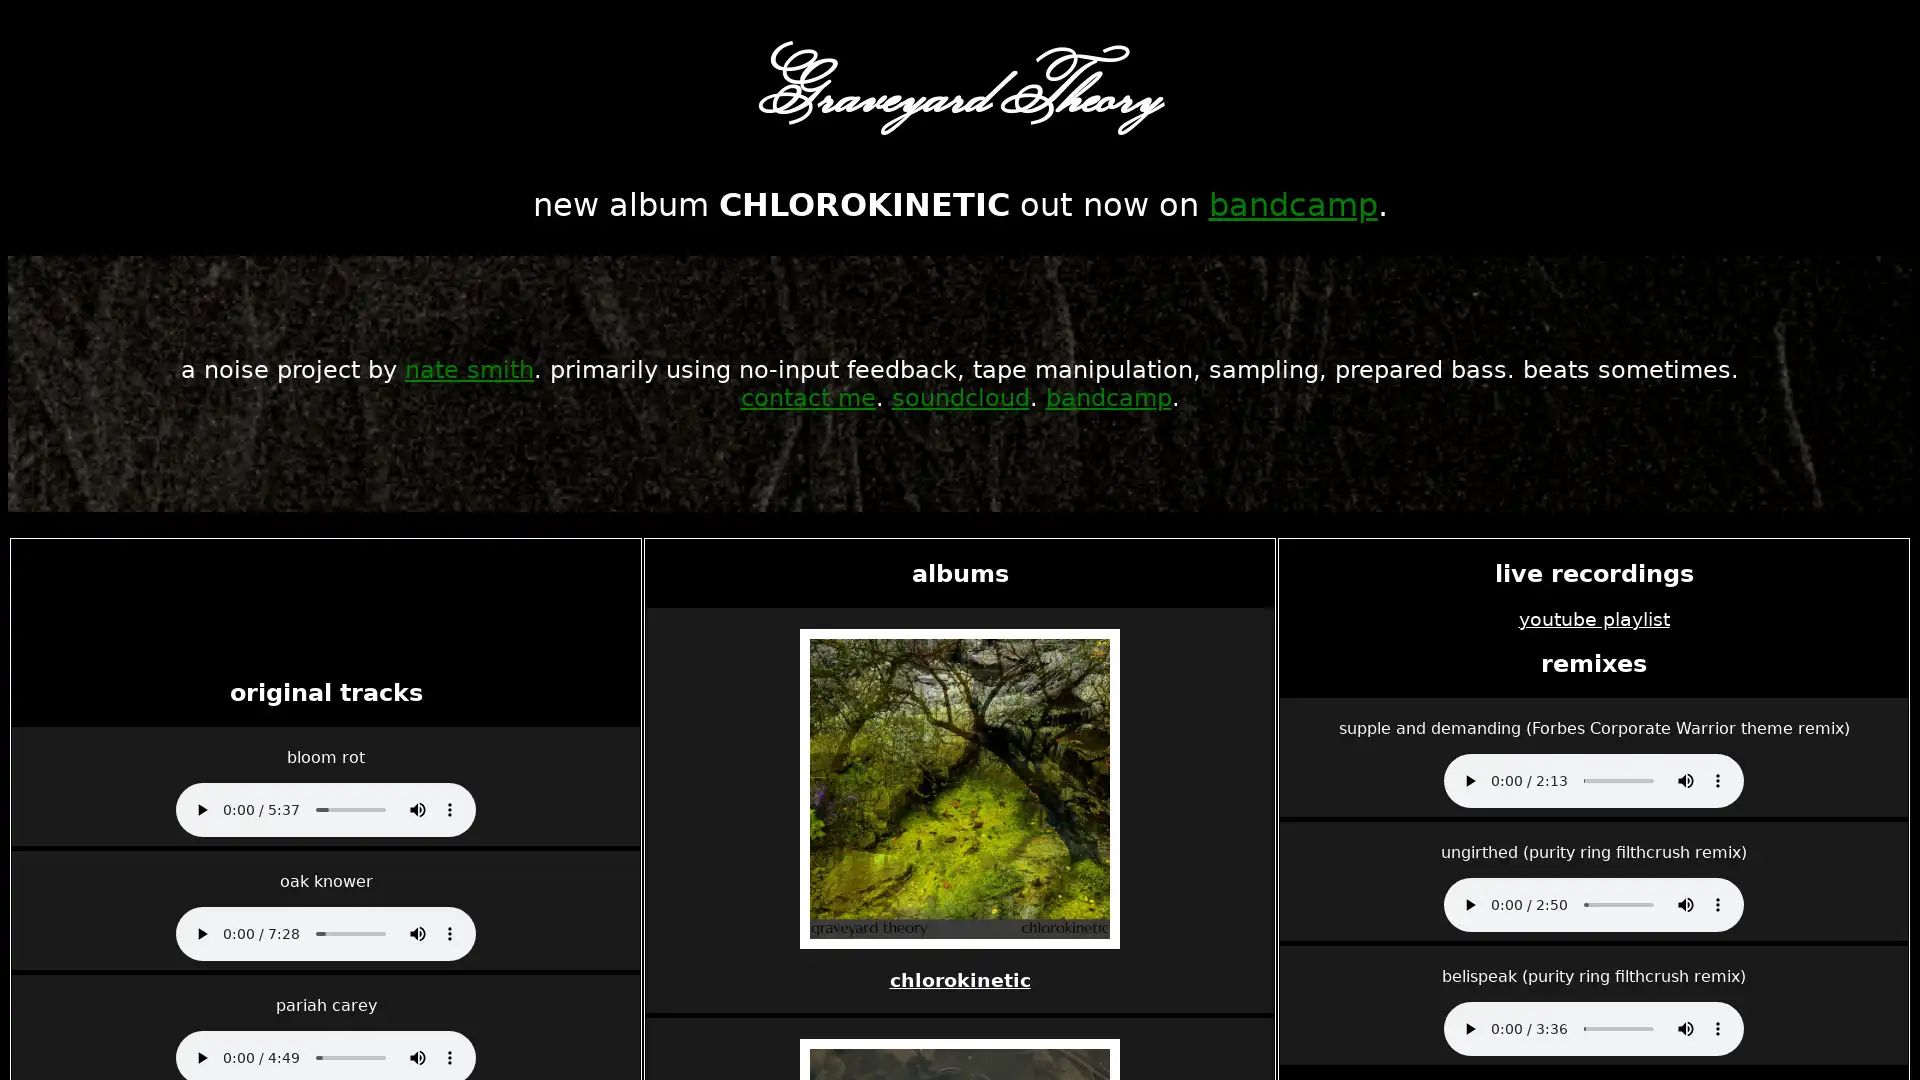 The width and height of the screenshot is (1920, 1080). Describe the element at coordinates (1717, 905) in the screenshot. I see `show more media controls` at that location.